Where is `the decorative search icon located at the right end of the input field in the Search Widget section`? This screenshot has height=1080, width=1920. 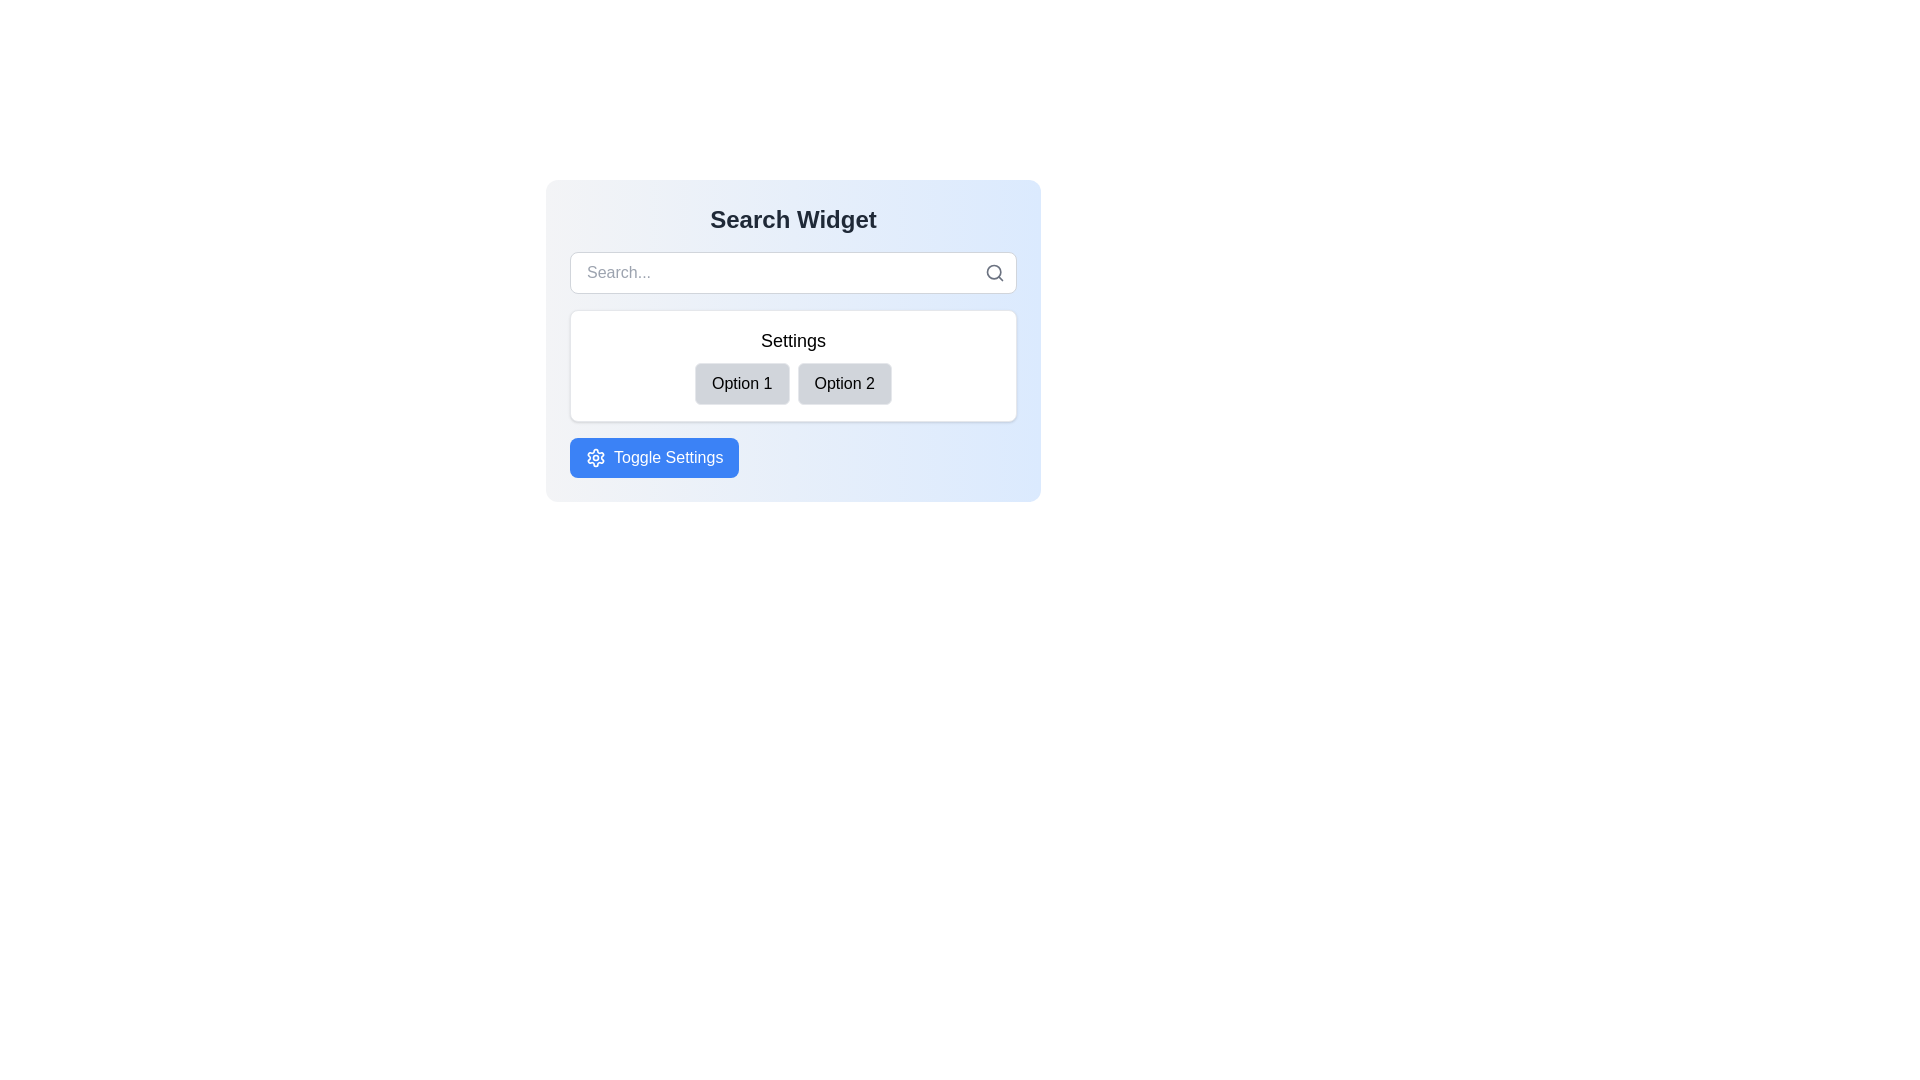 the decorative search icon located at the right end of the input field in the Search Widget section is located at coordinates (994, 273).